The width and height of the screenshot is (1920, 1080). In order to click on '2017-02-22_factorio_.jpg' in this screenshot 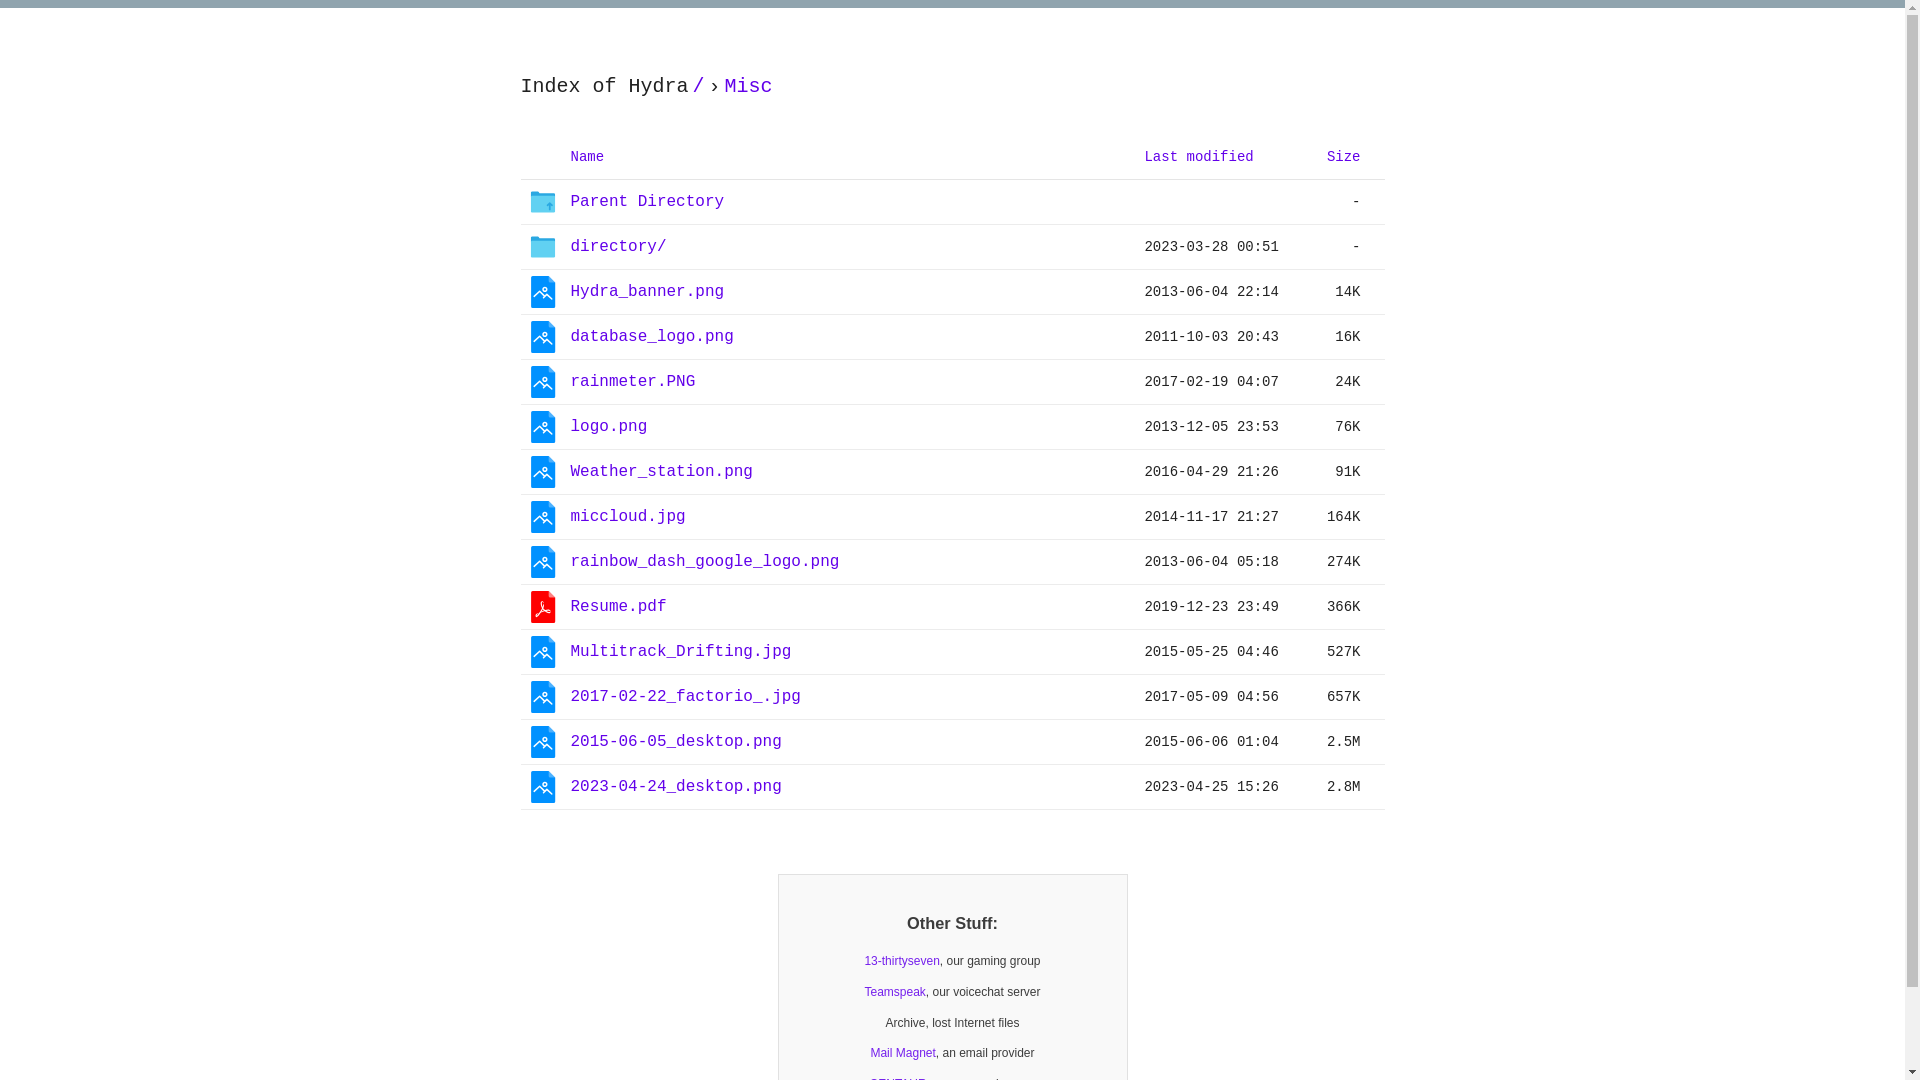, I will do `click(685, 696)`.